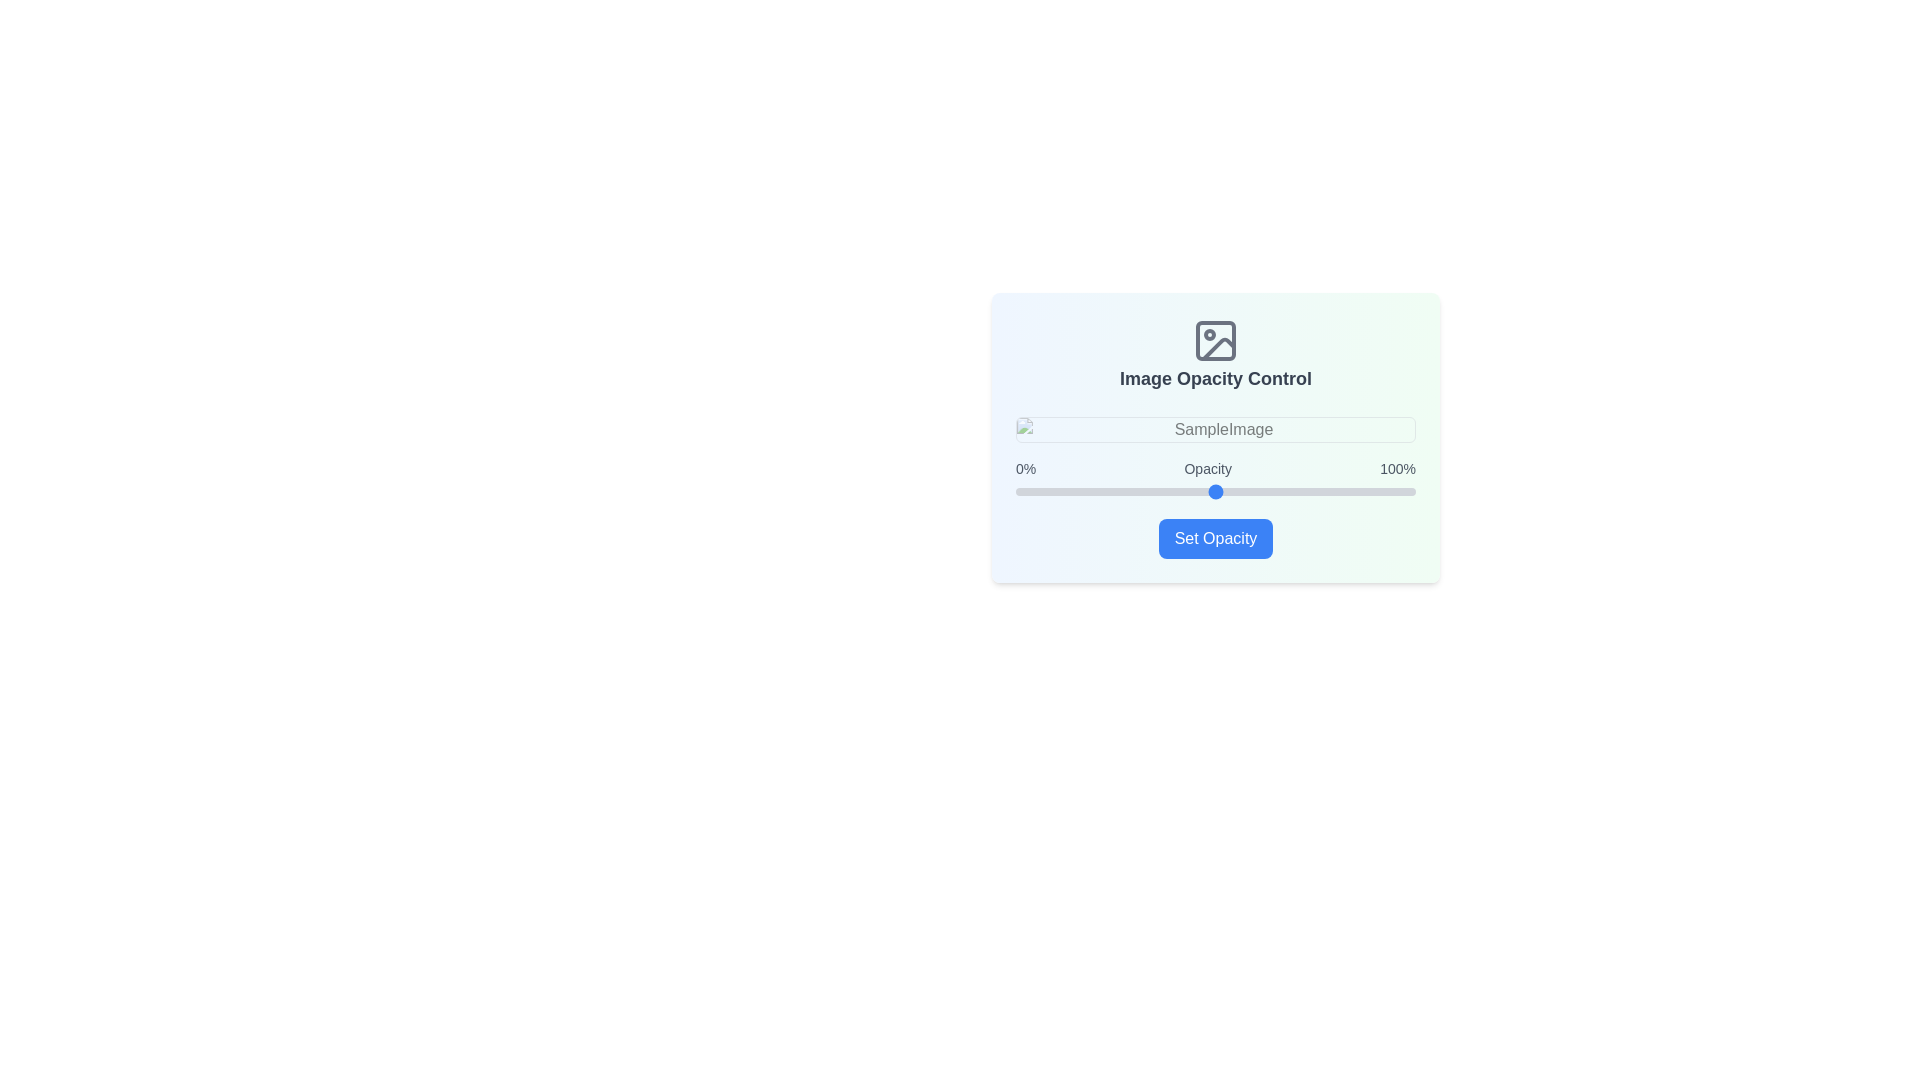 The image size is (1920, 1080). Describe the element at coordinates (1094, 492) in the screenshot. I see `the opacity slider to set the opacity to 20%` at that location.